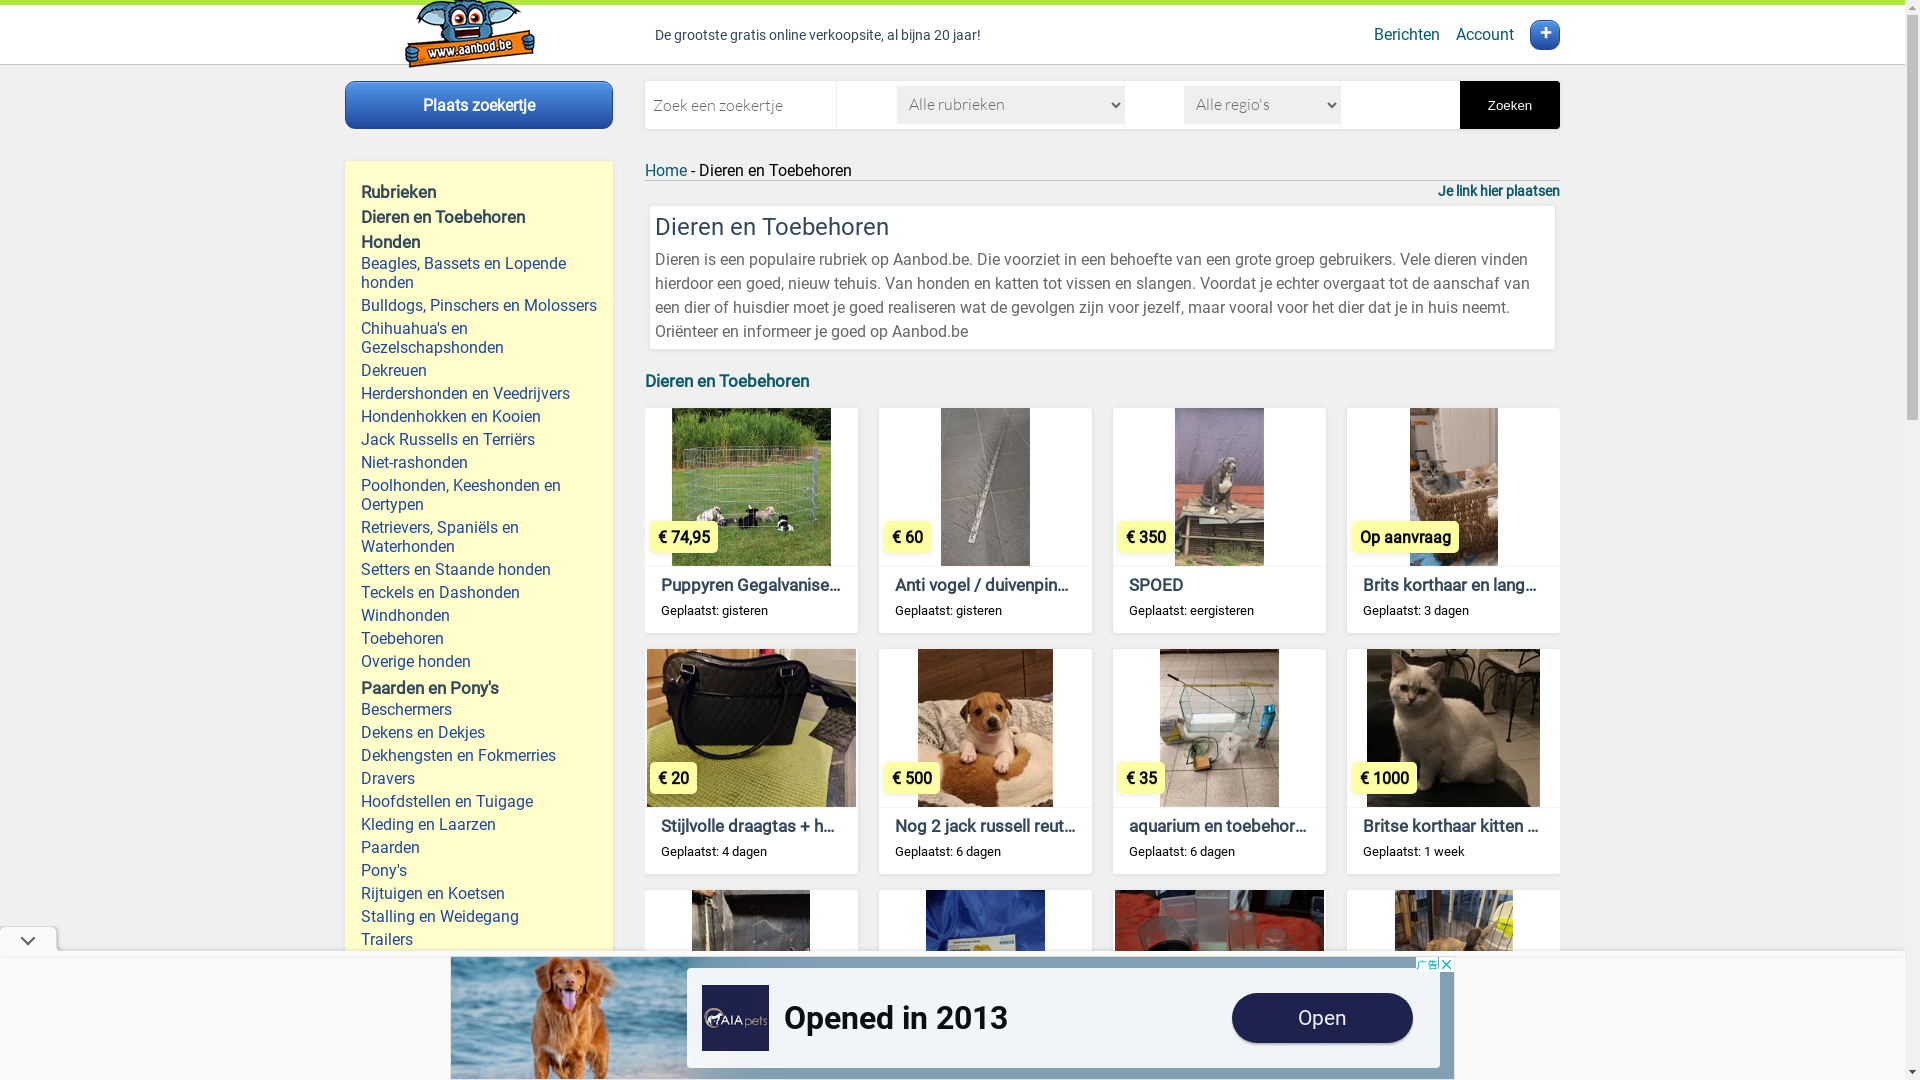 This screenshot has width=1920, height=1080. What do you see at coordinates (360, 415) in the screenshot?
I see `'Hondenhokken en Kooien'` at bounding box center [360, 415].